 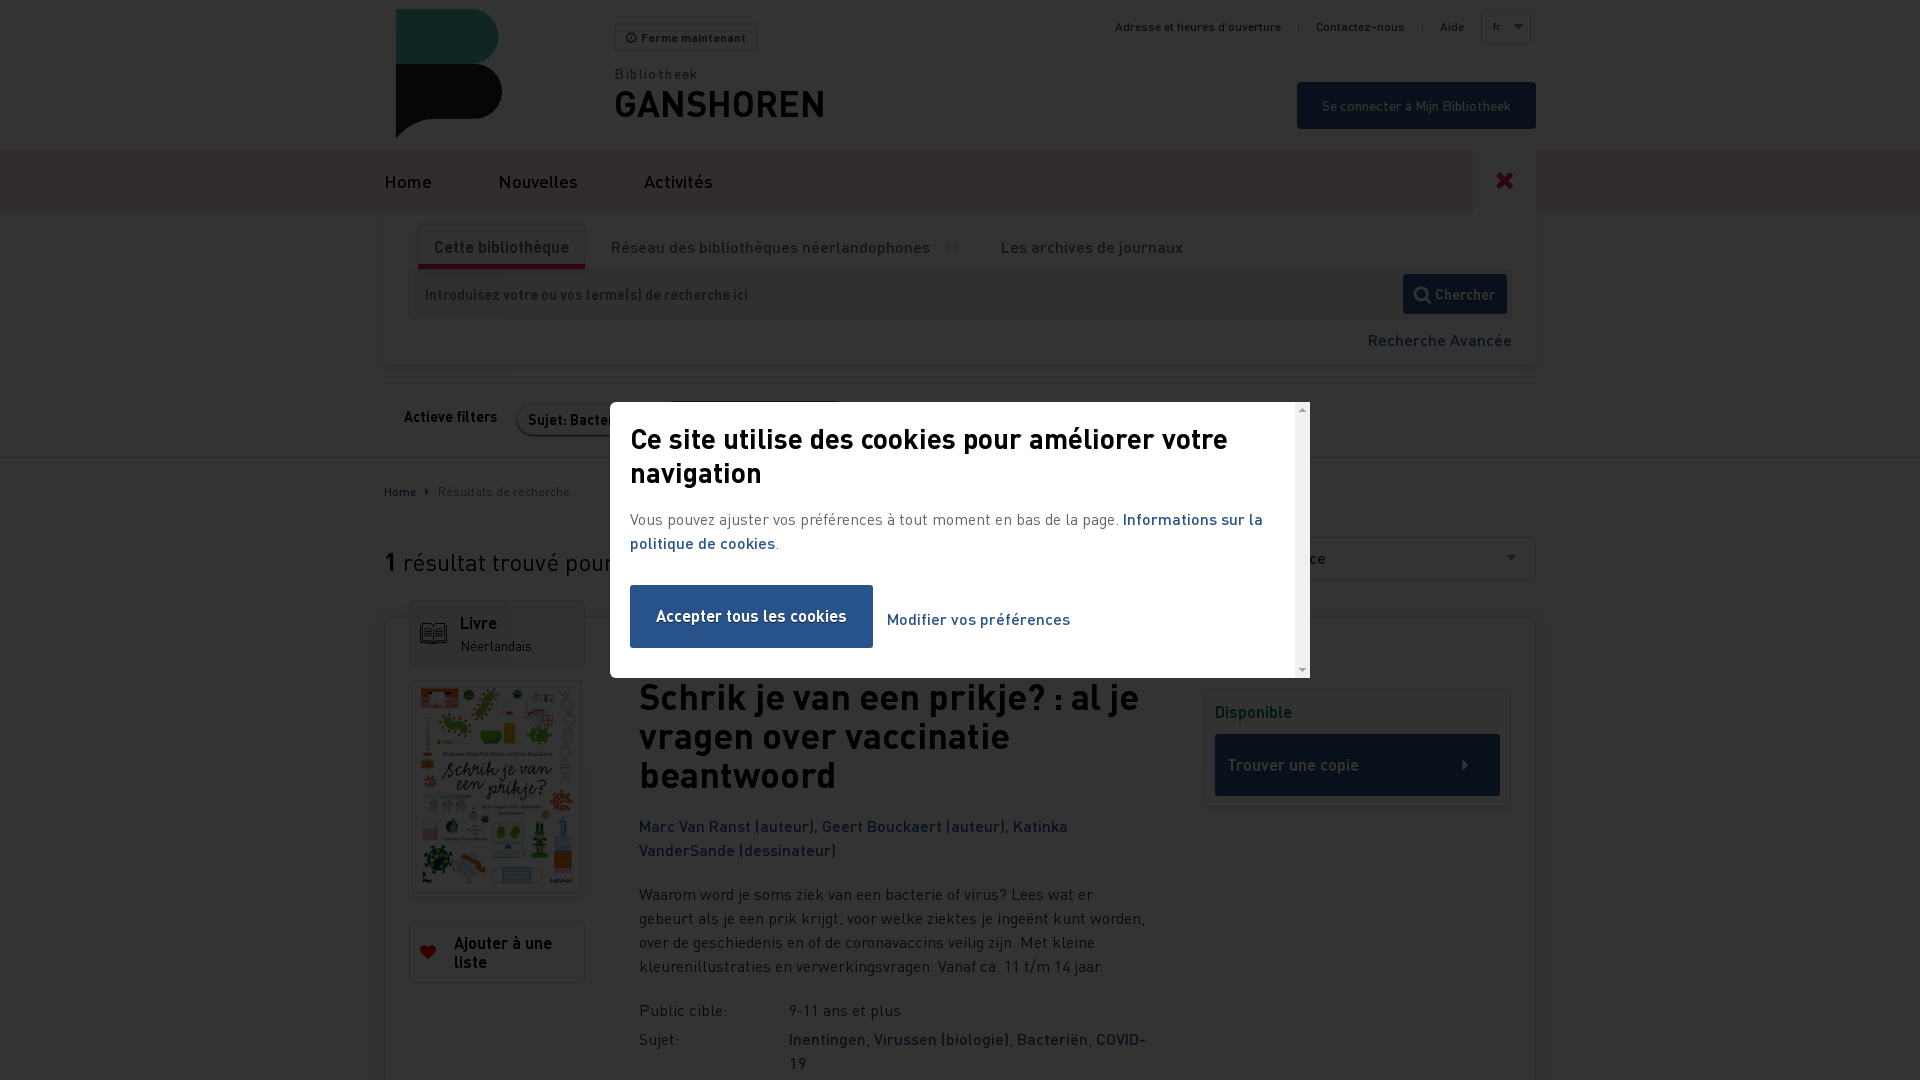 What do you see at coordinates (407, 180) in the screenshot?
I see `'Home'` at bounding box center [407, 180].